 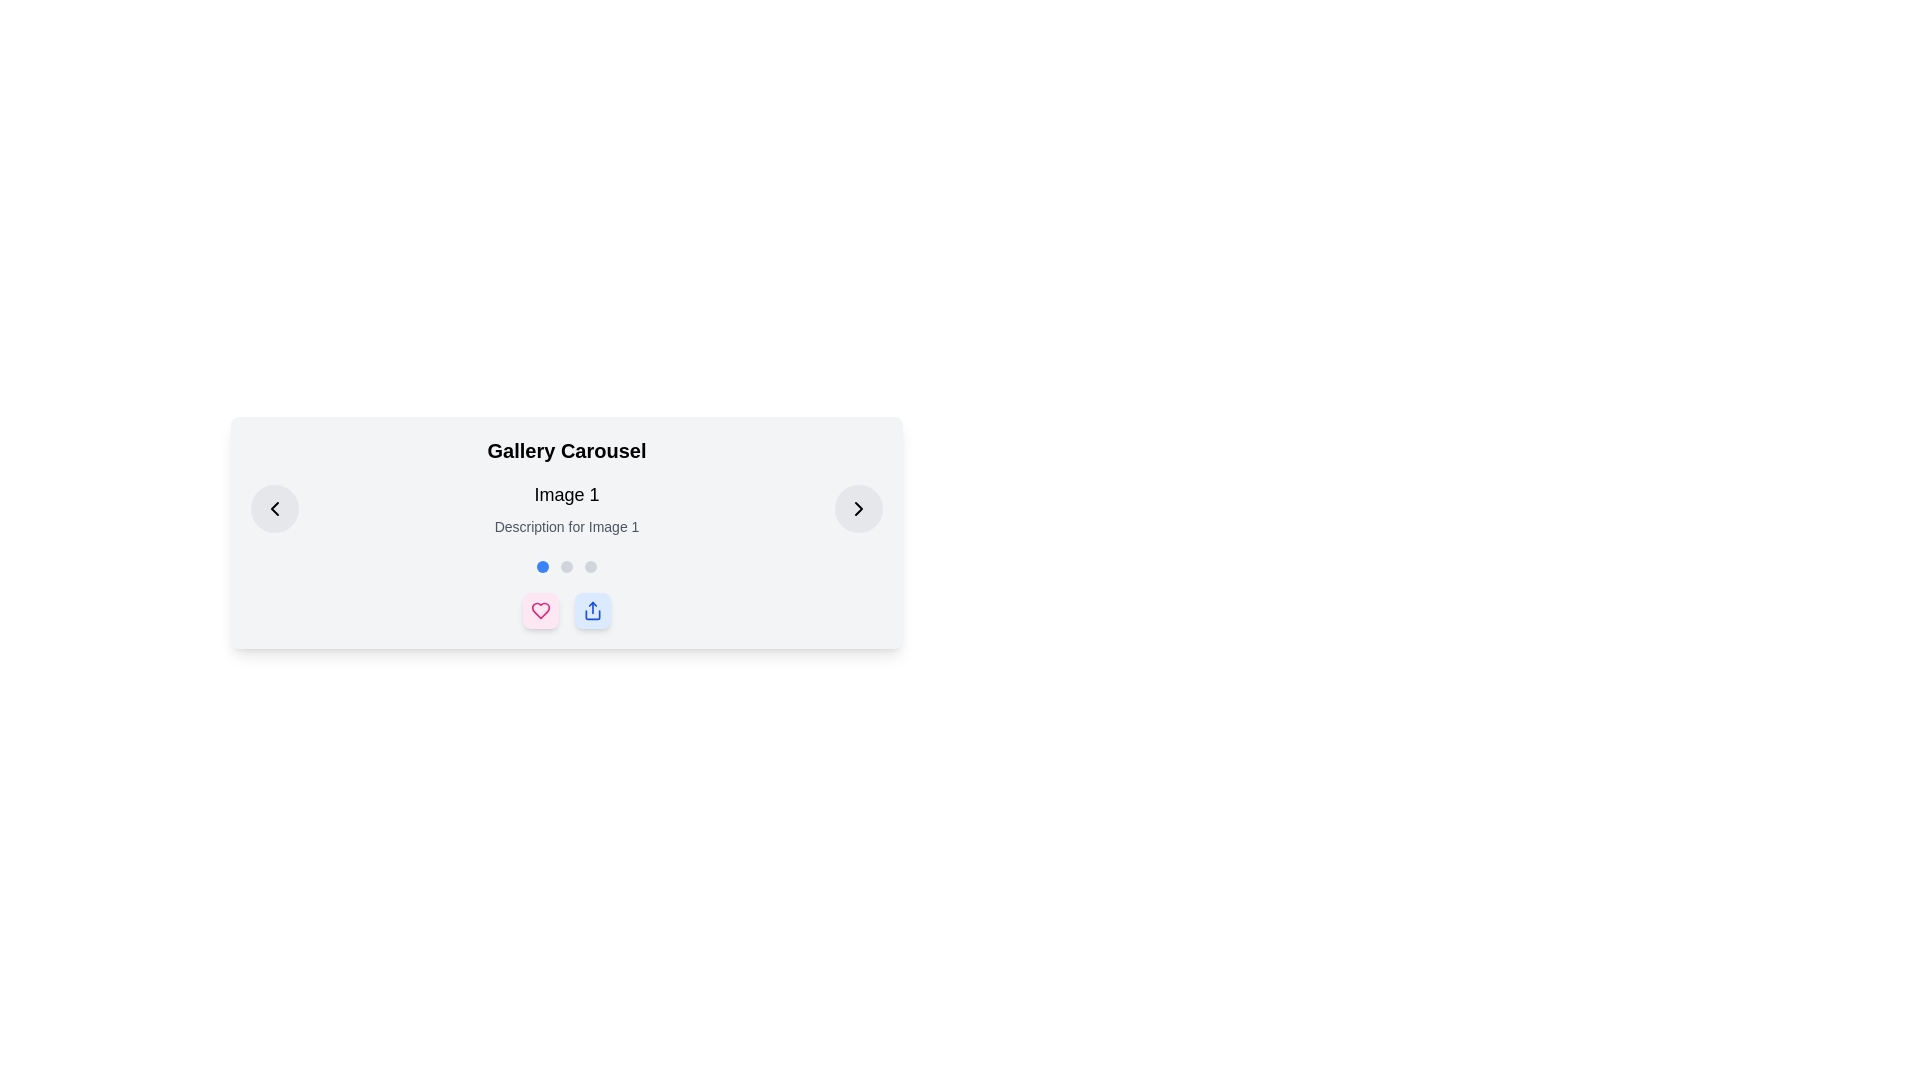 What do you see at coordinates (273, 508) in the screenshot?
I see `the navigation button located on the extreme left side of the carousel interface to move backwards through the images` at bounding box center [273, 508].